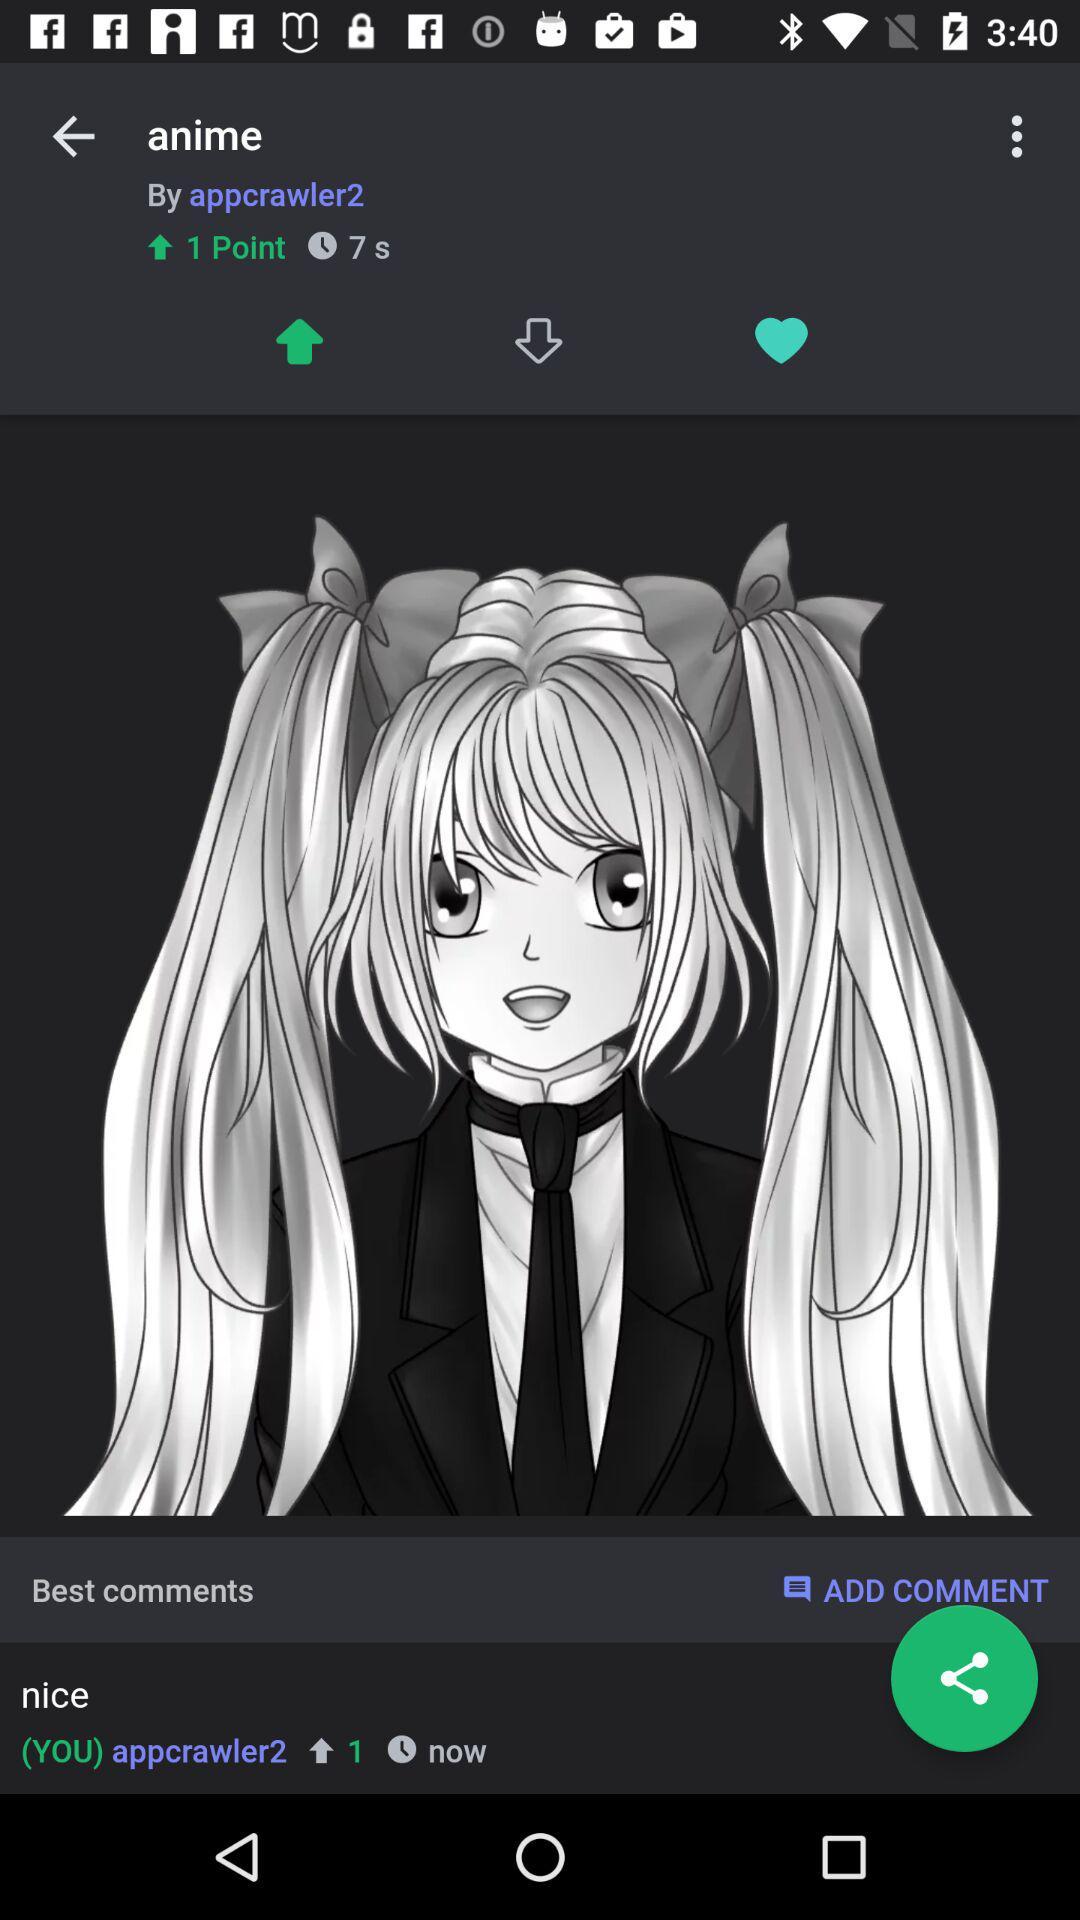  I want to click on favorite, so click(780, 341).